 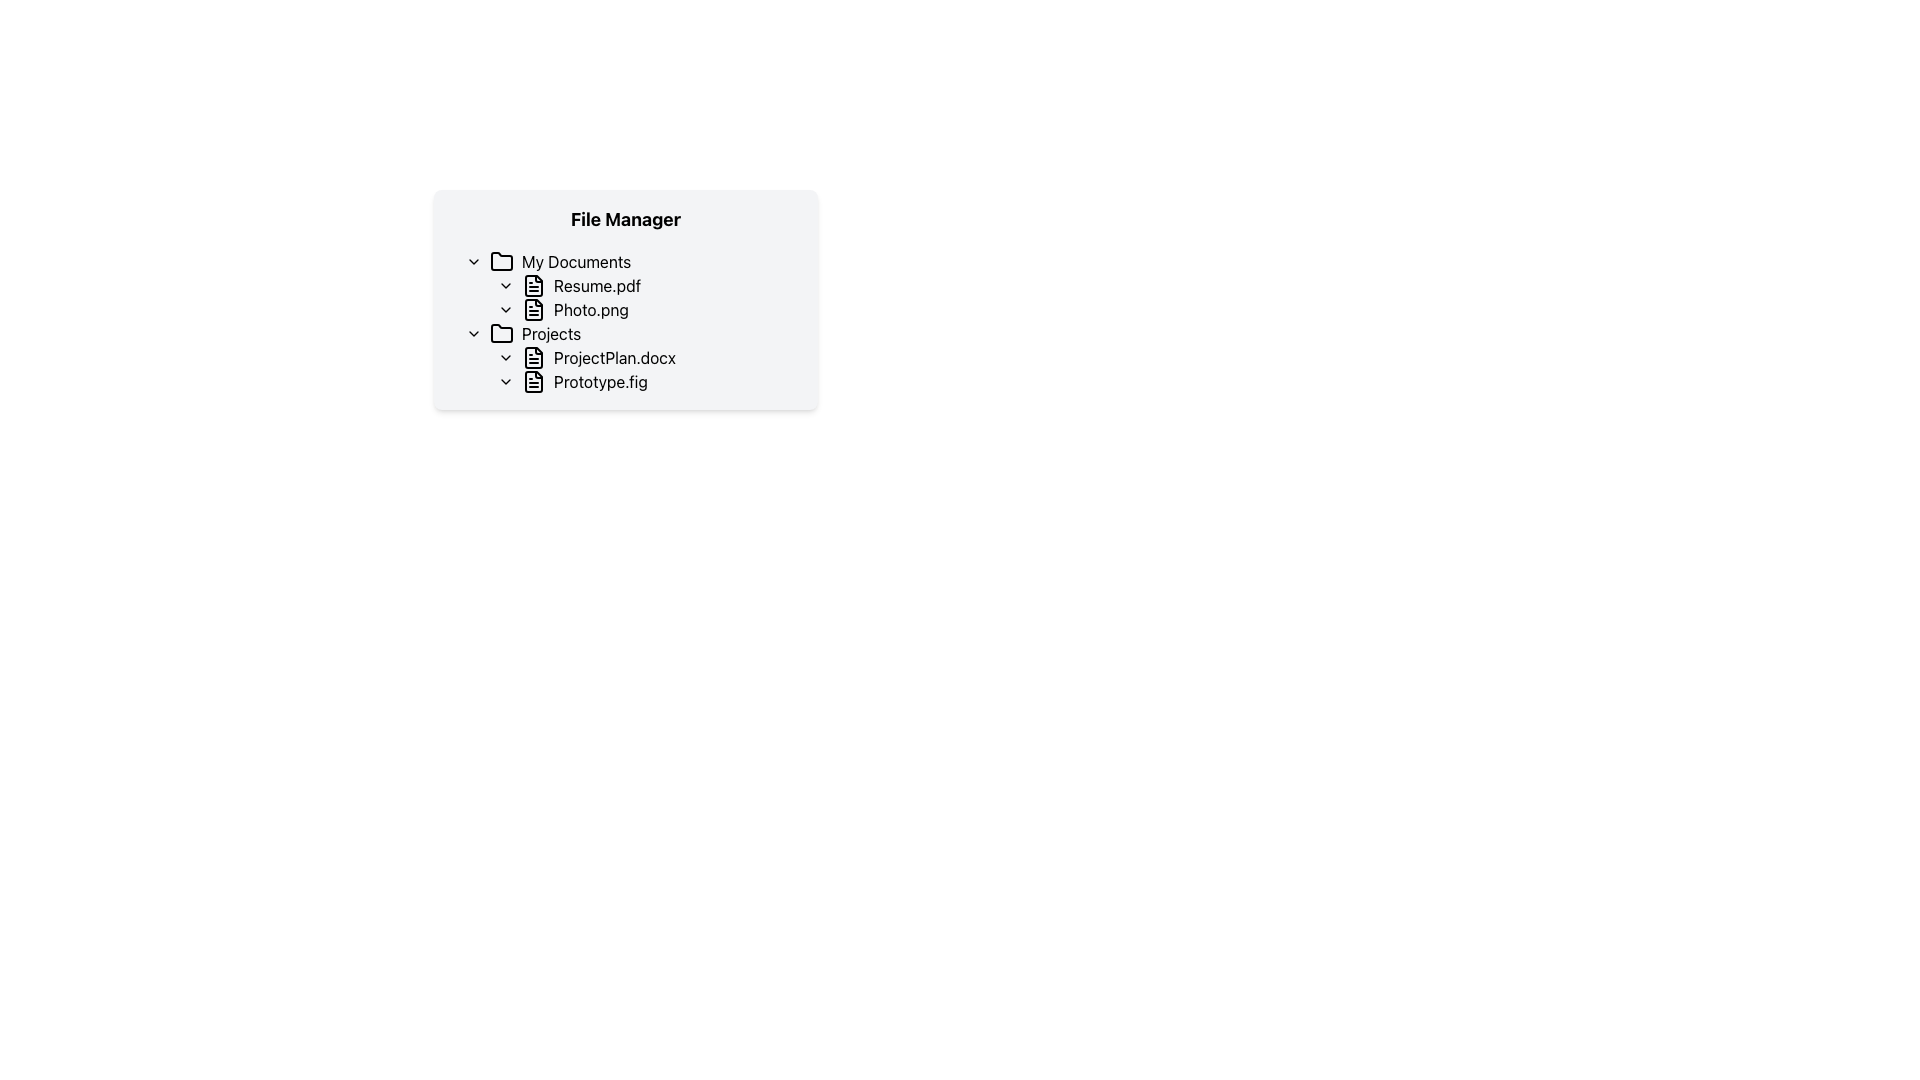 What do you see at coordinates (502, 331) in the screenshot?
I see `the Folder icon associated with the 'Projects' folder in the file manager, which is located immediately before the text label 'Projects'` at bounding box center [502, 331].